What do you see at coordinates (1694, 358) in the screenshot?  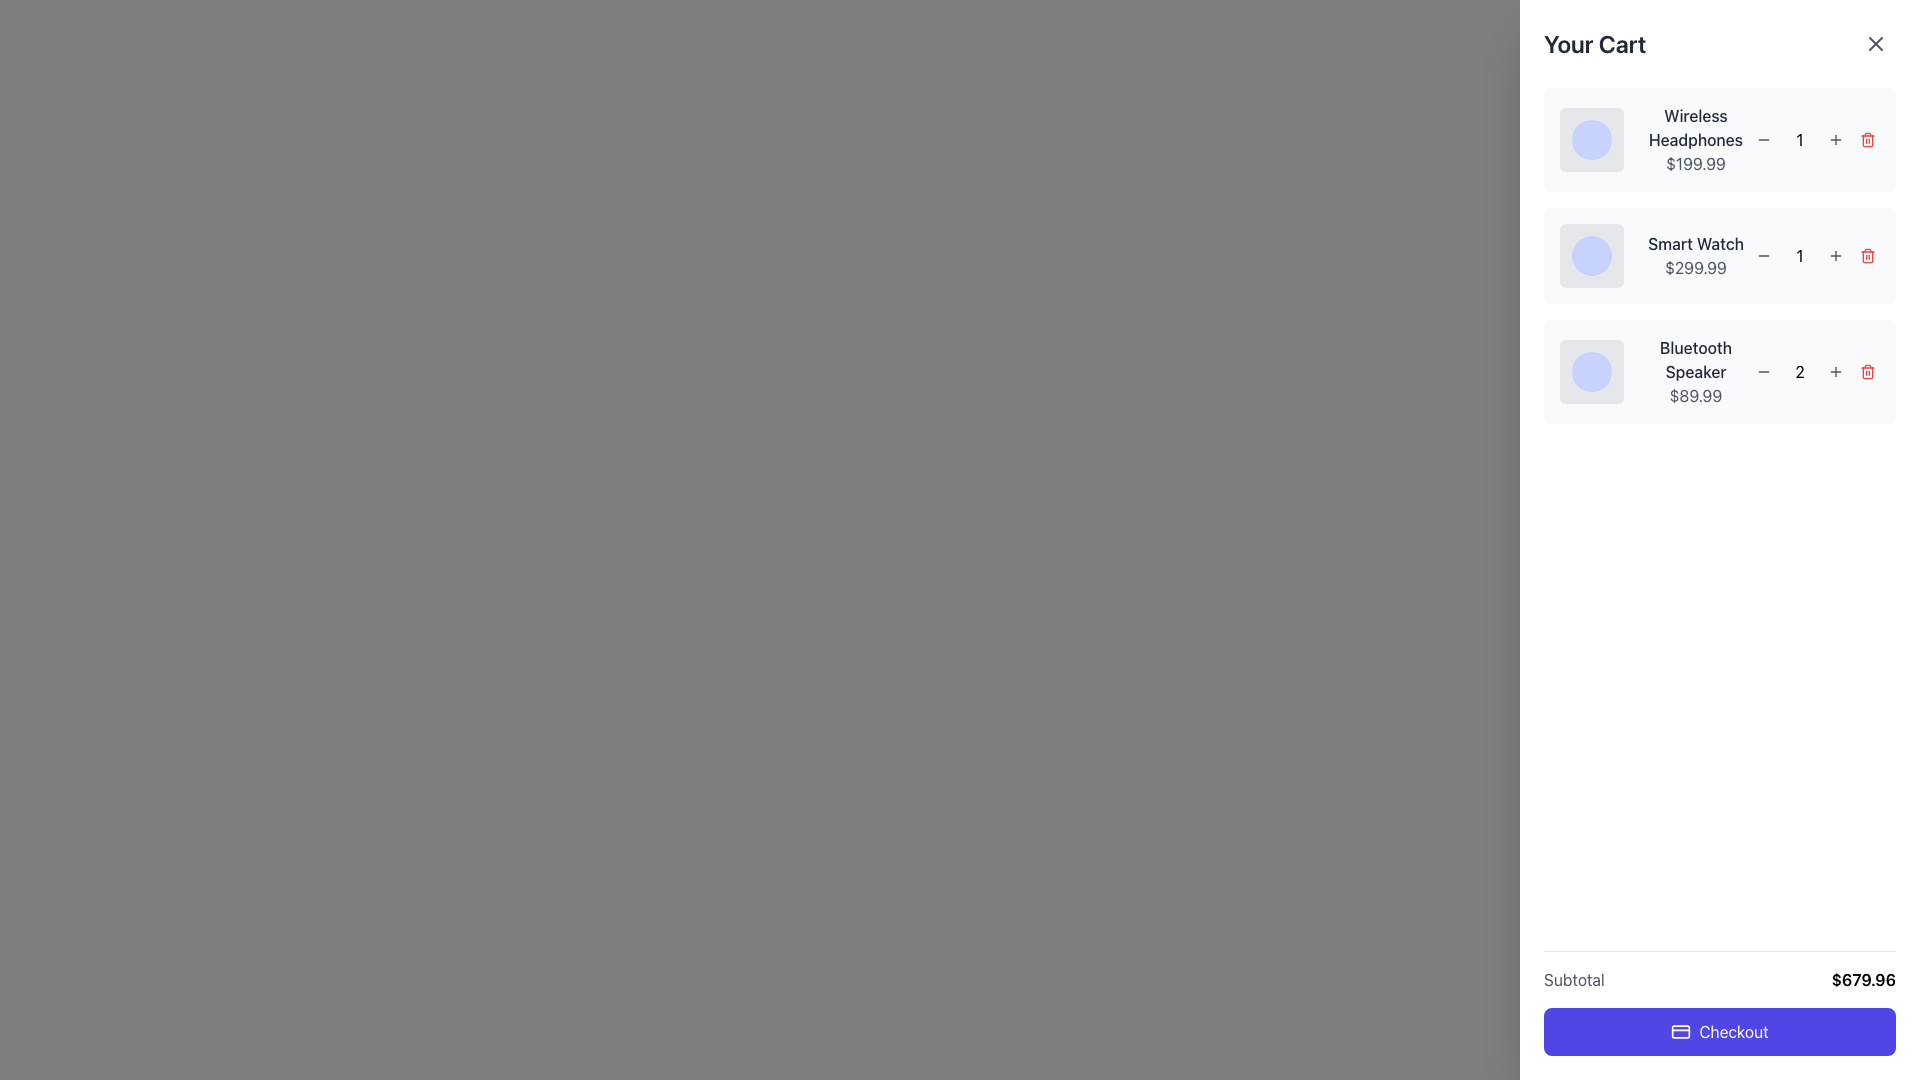 I see `text content of the 'Bluetooth Speaker' label, which is the third item in the vertically stacked list in the cart sidebar, positioned above the price '$89.99'` at bounding box center [1694, 358].